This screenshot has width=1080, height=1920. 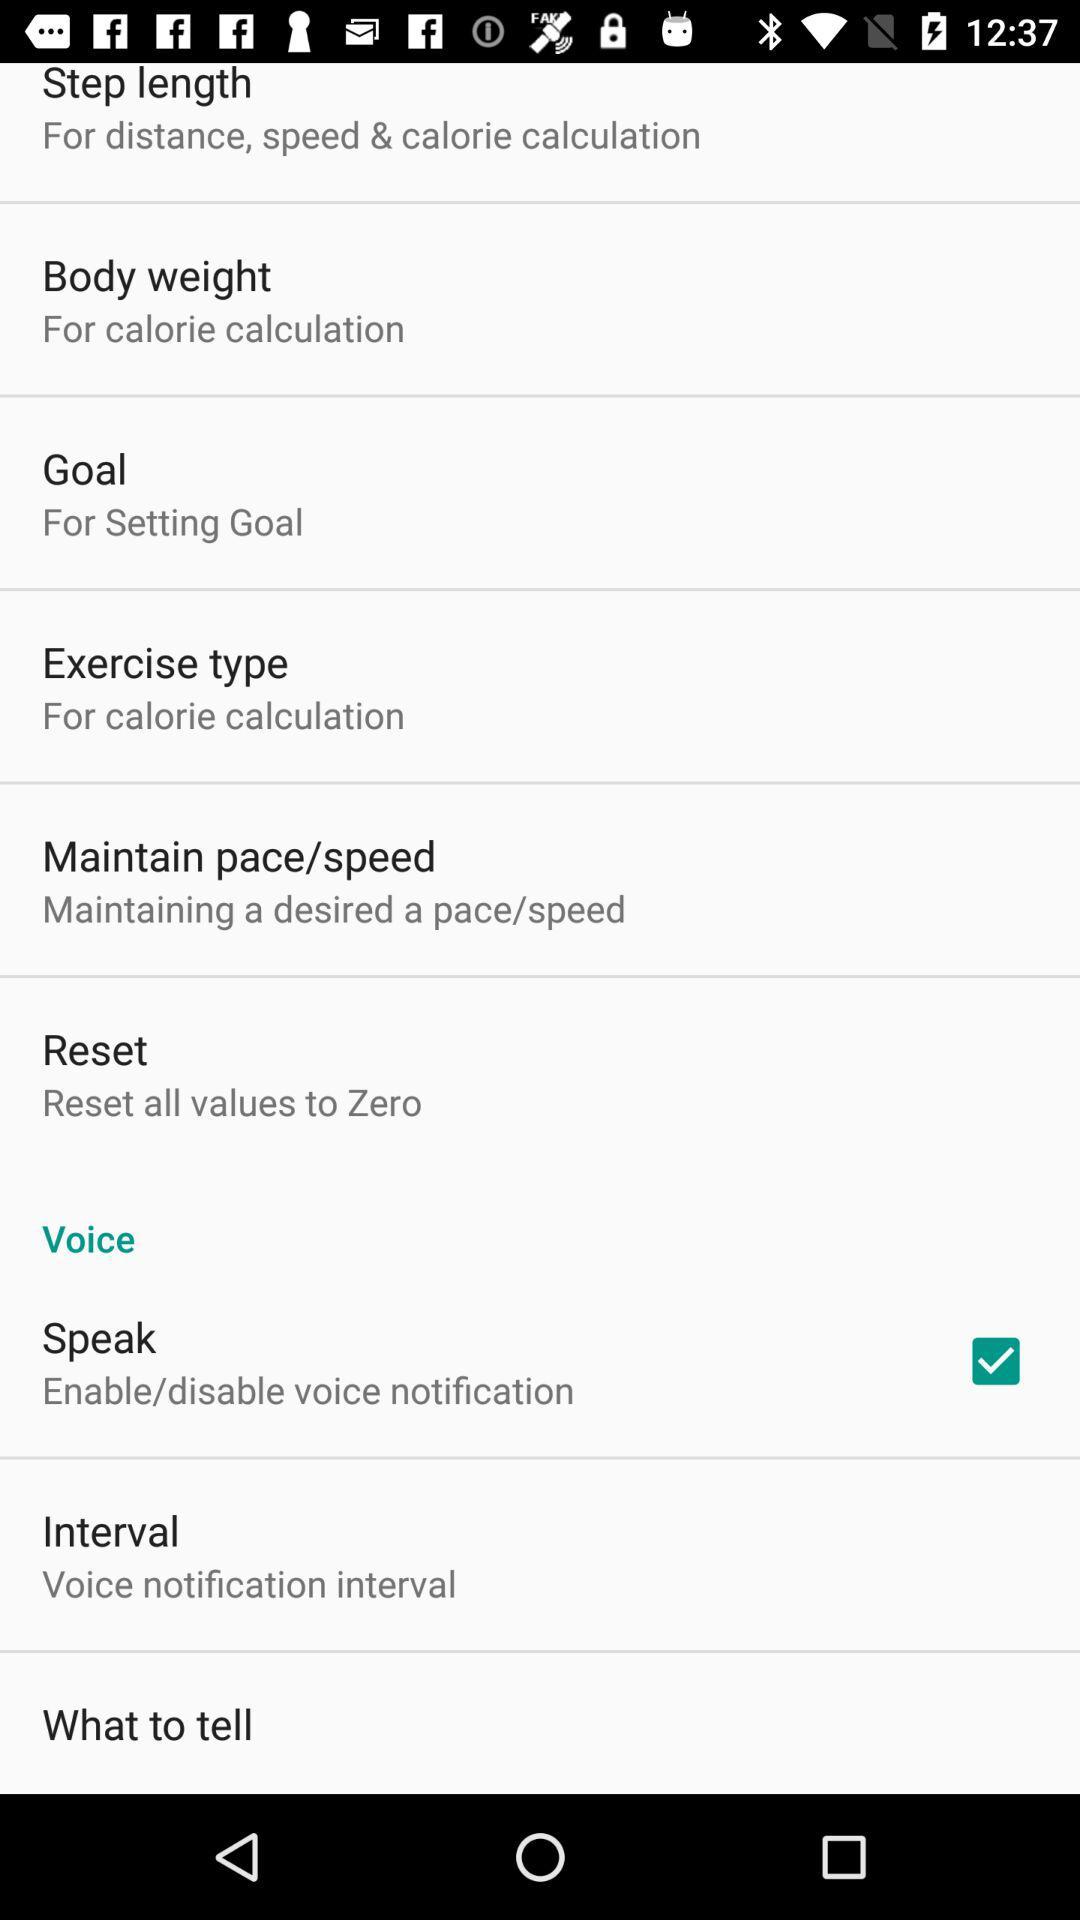 What do you see at coordinates (155, 273) in the screenshot?
I see `body weight icon` at bounding box center [155, 273].